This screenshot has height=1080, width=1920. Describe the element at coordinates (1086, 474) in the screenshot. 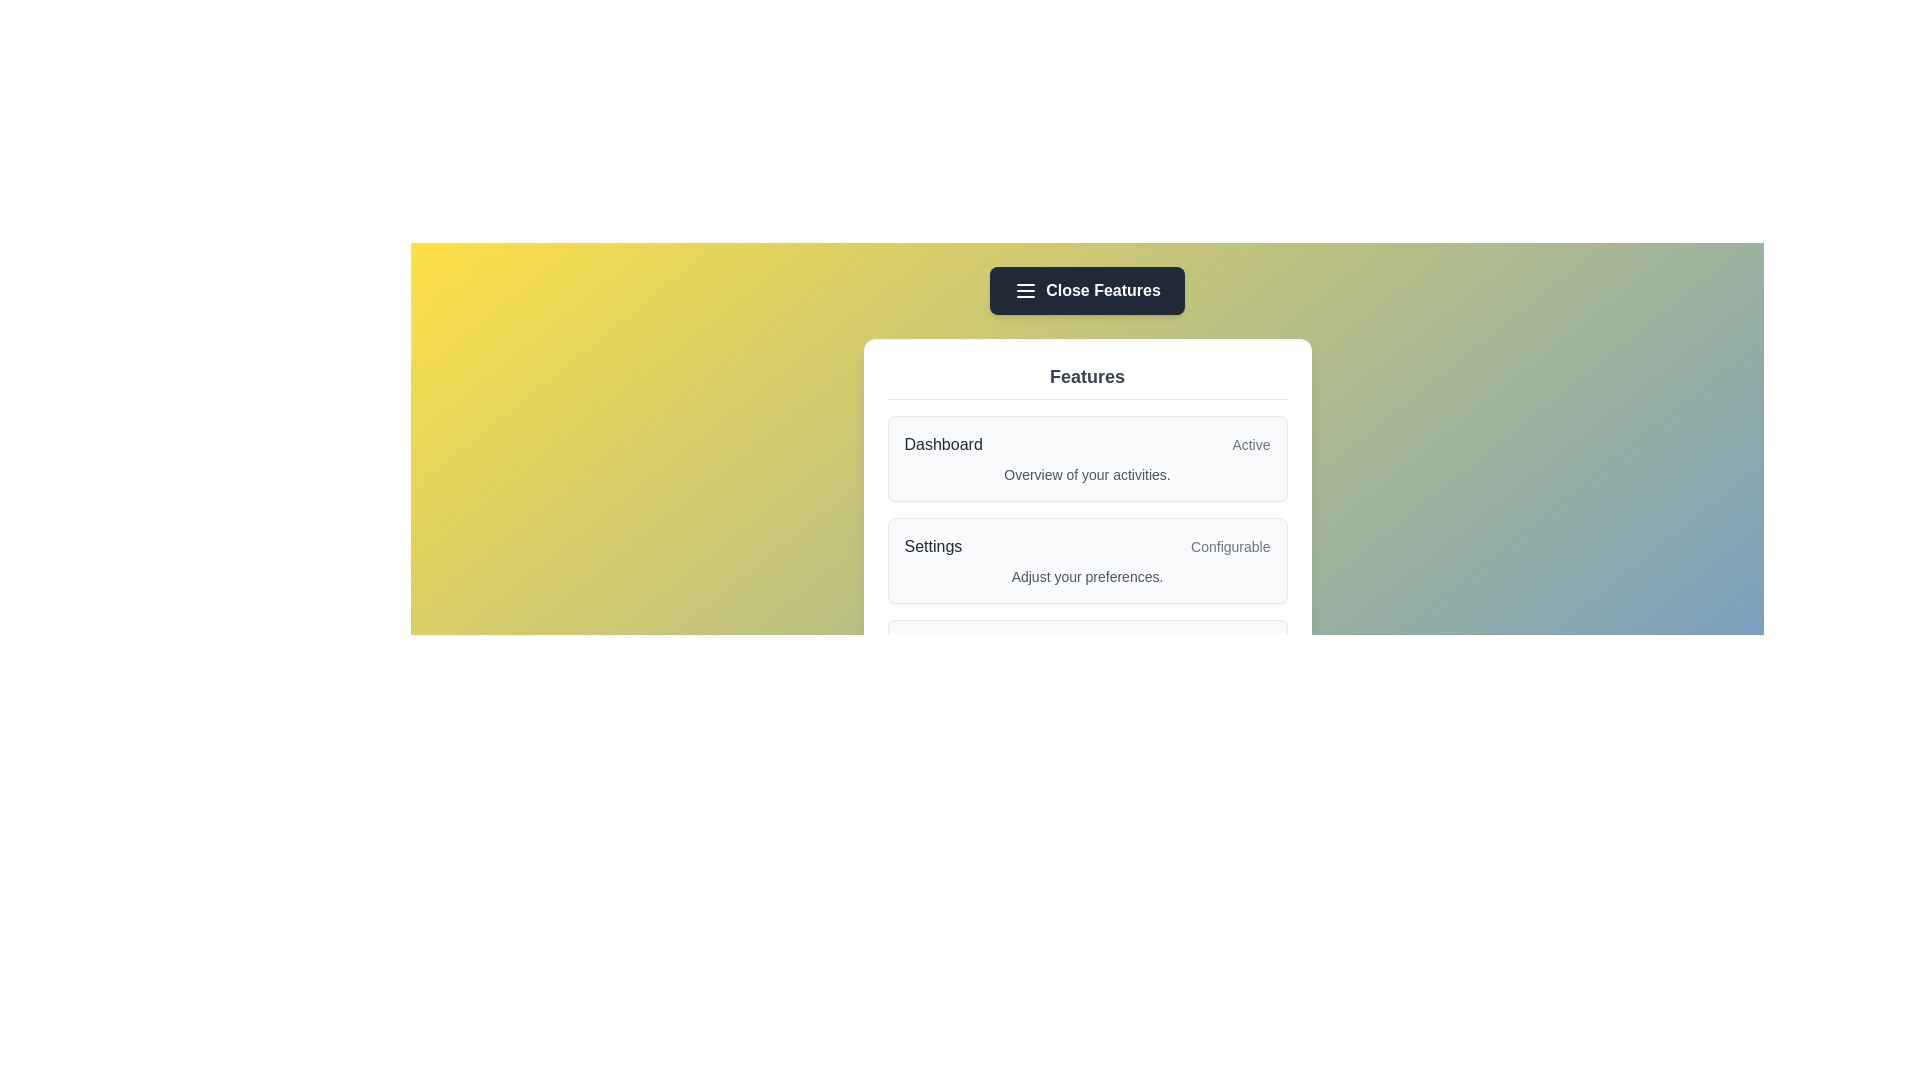

I see `the static text element that reads 'Overview of your activities', which is styled with a smaller font size and grey color, located below the 'Dashboard' title within a card-like section` at that location.